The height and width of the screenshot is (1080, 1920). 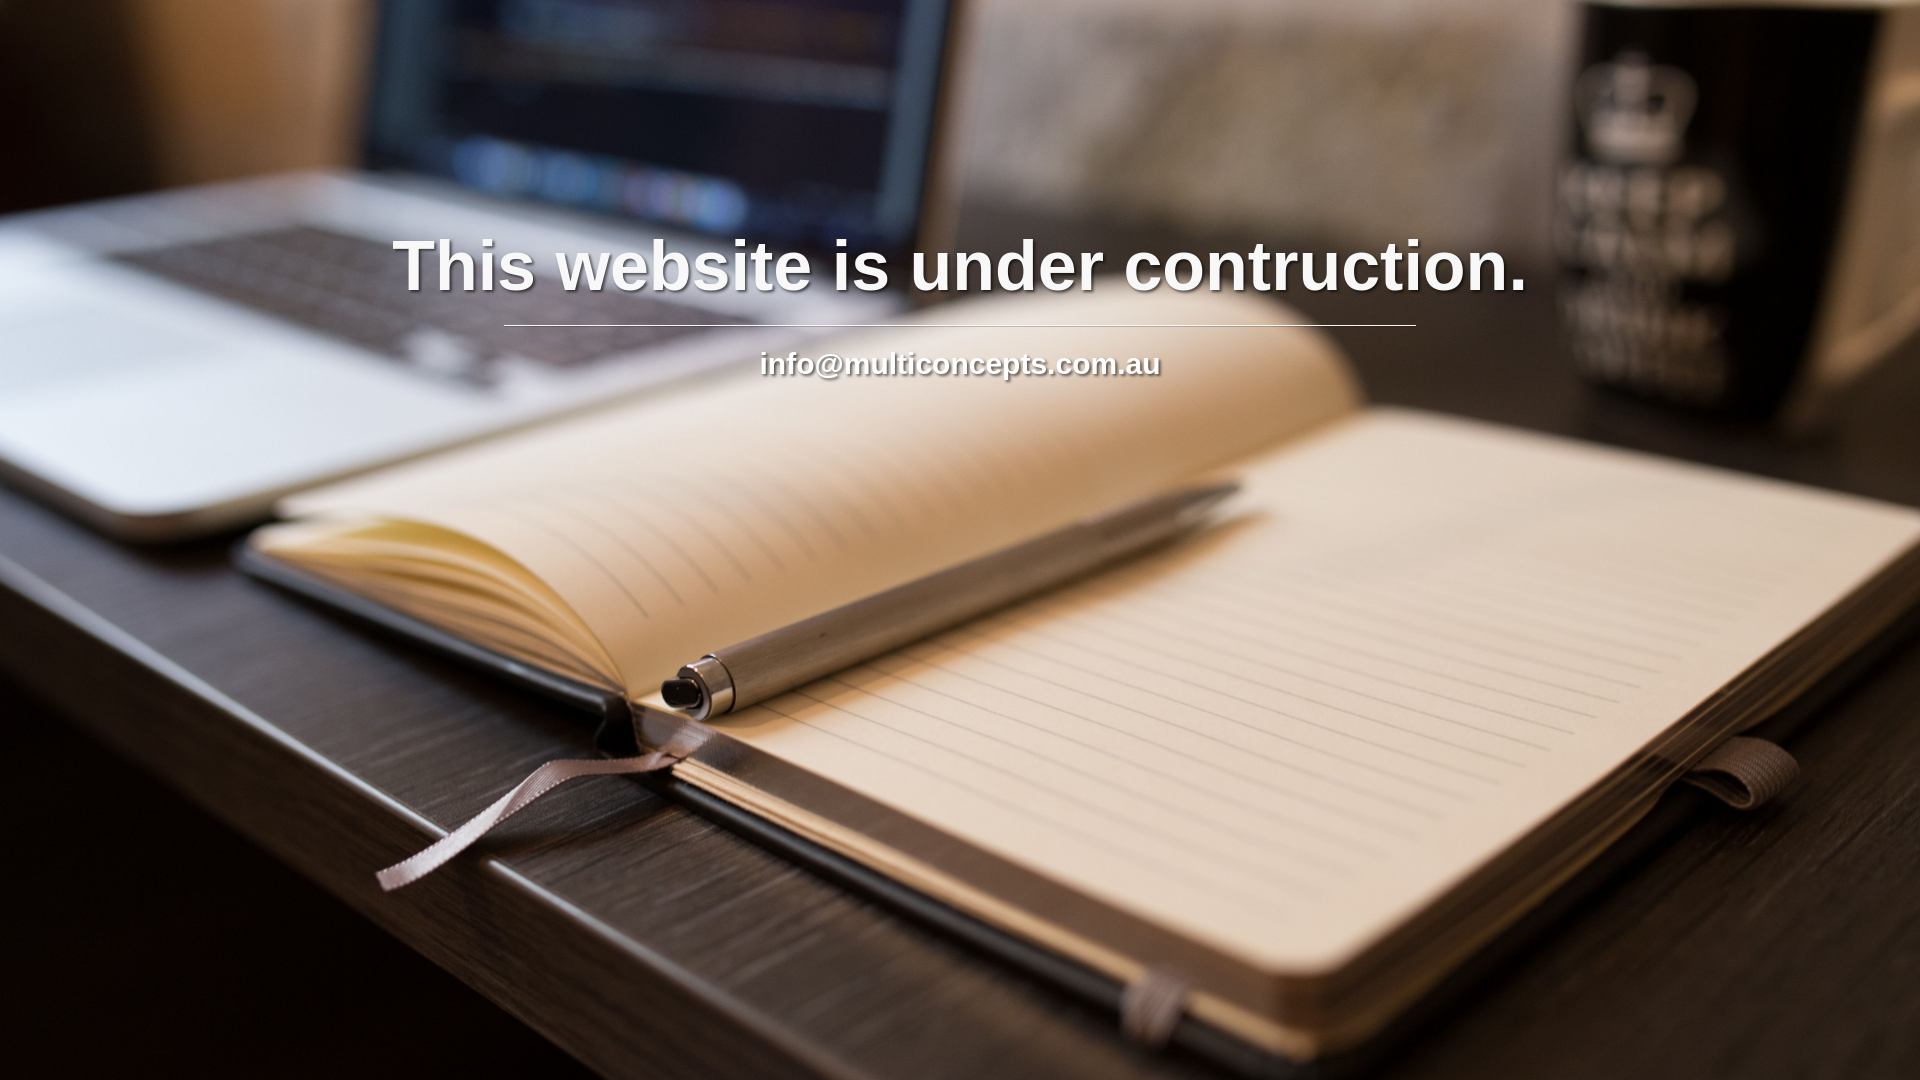 I want to click on 'info@multiconcepts.com.au', so click(x=960, y=363).